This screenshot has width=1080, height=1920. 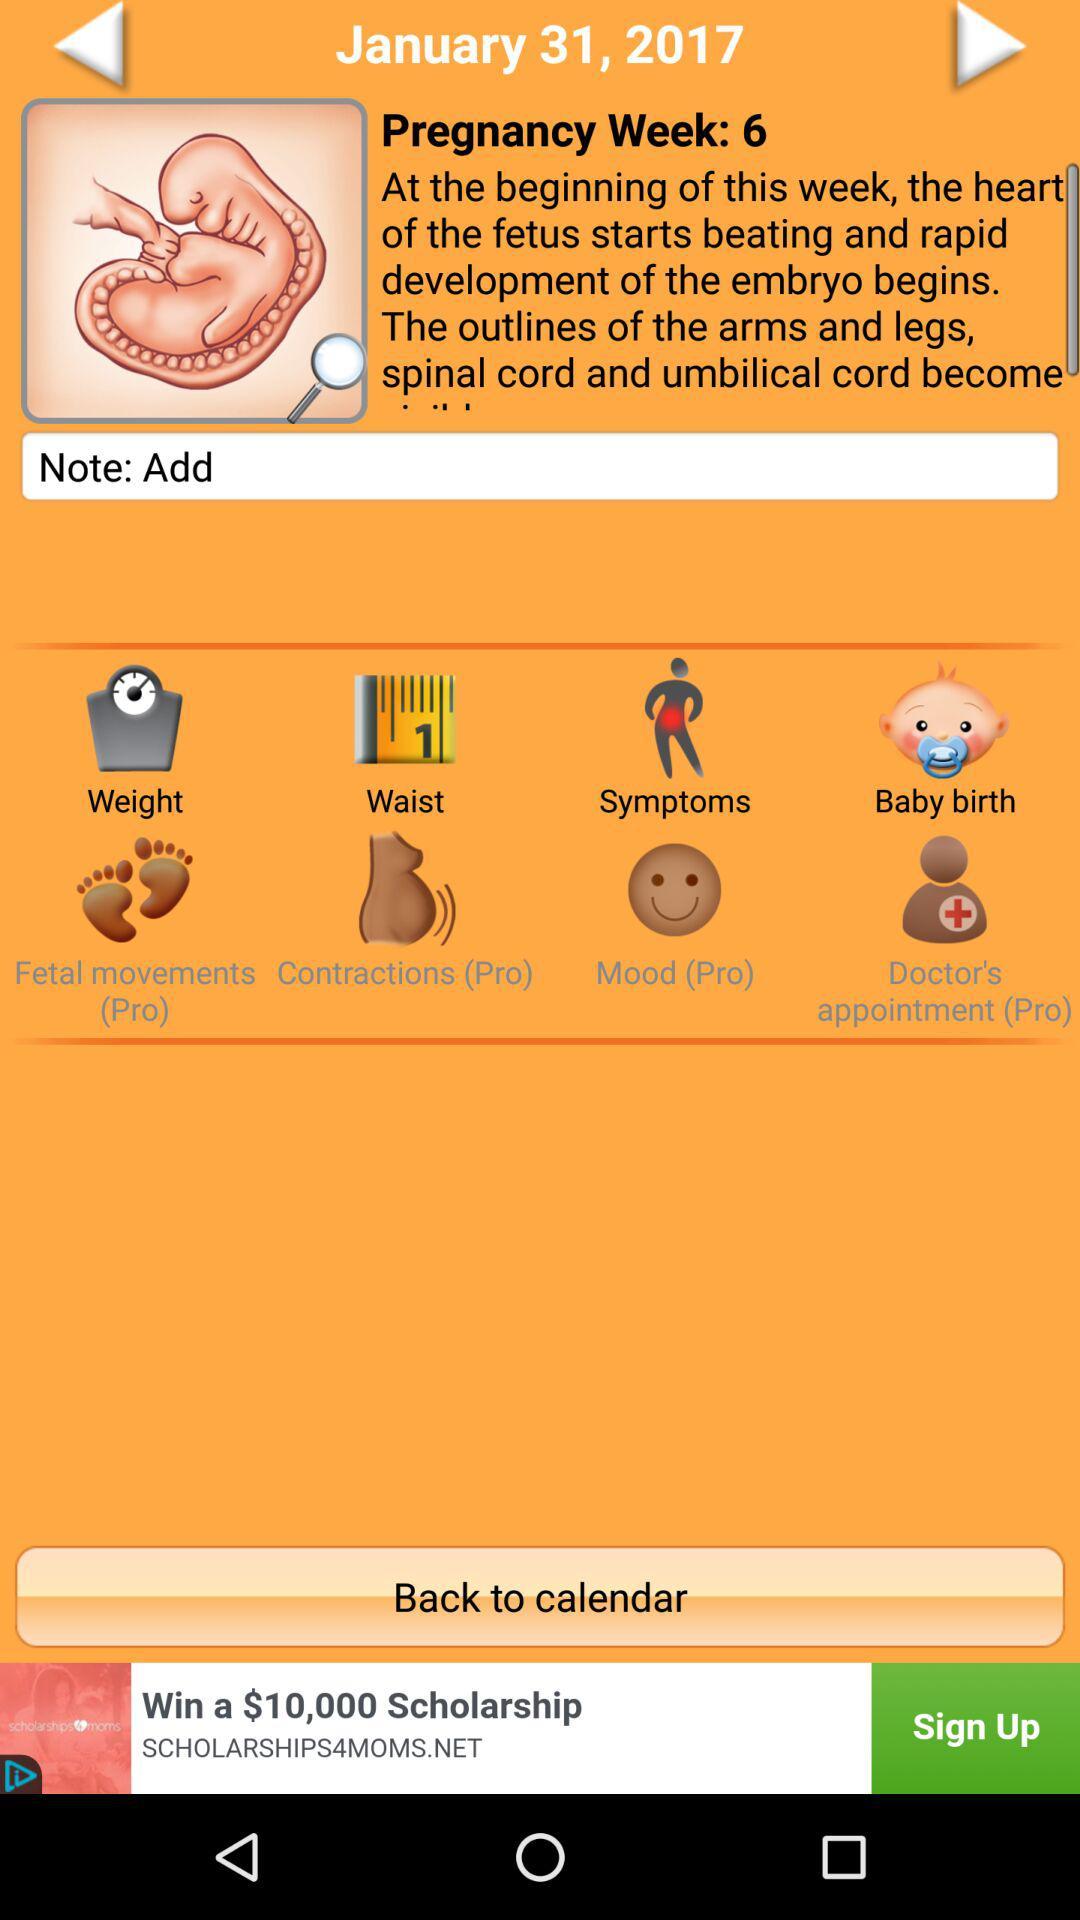 What do you see at coordinates (166, 49) in the screenshot?
I see `go back` at bounding box center [166, 49].